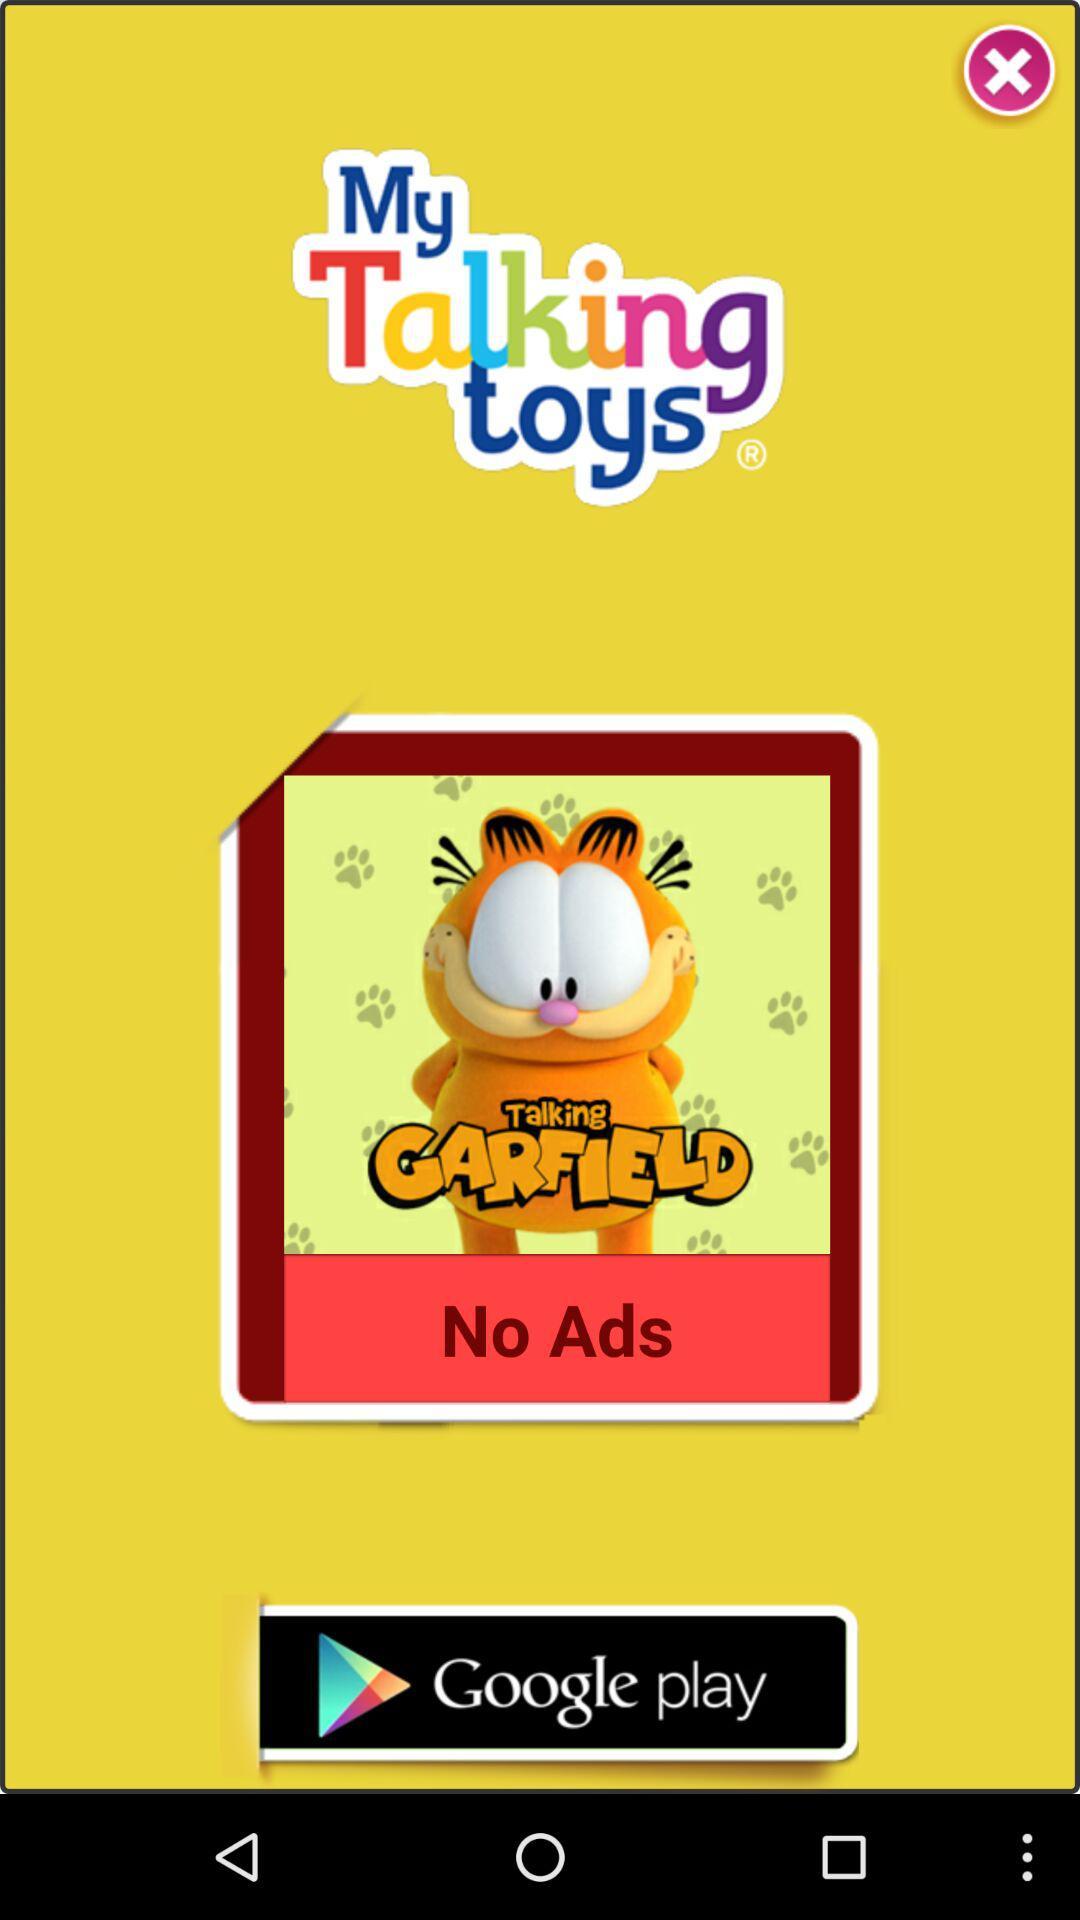  Describe the element at coordinates (538, 1691) in the screenshot. I see `announcement` at that location.